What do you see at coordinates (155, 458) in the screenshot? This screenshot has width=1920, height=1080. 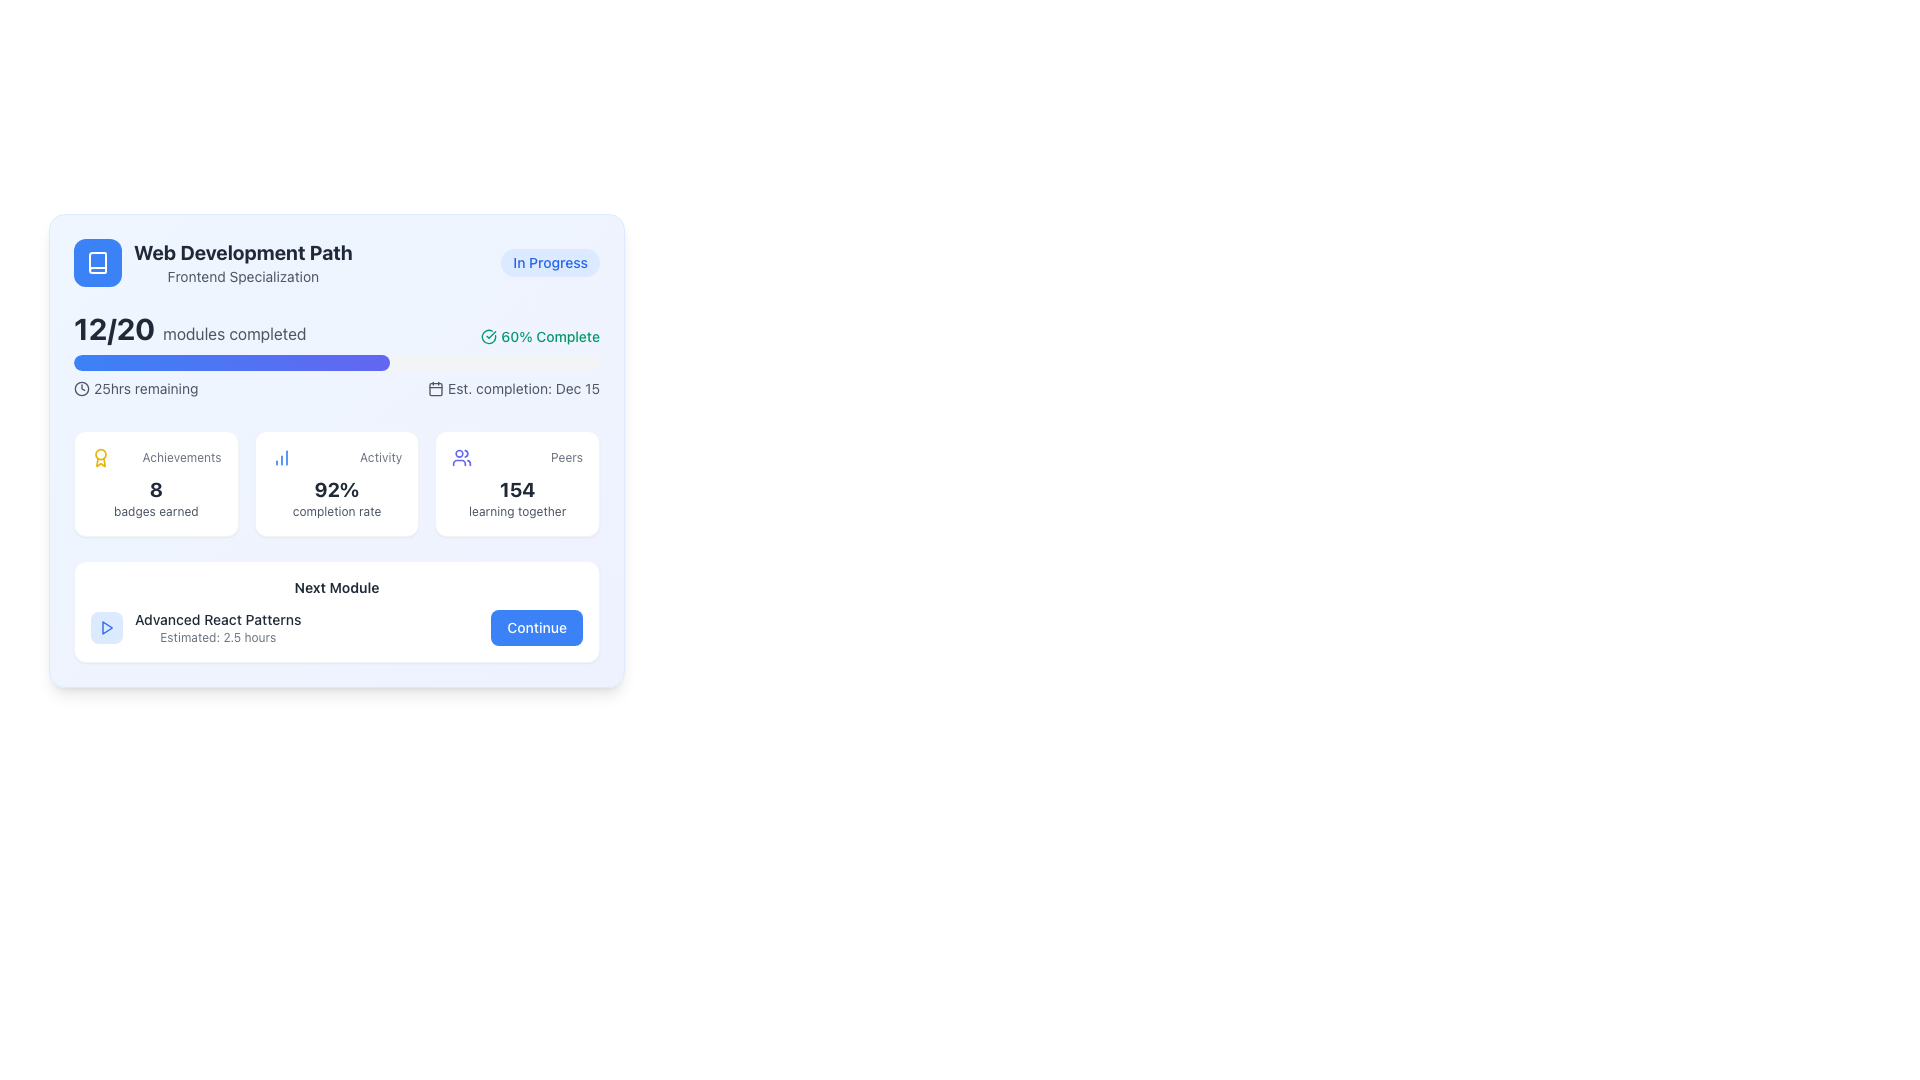 I see `text 'Achievements' from the label located in the top-left corner of the achievements section within the dashboard card` at bounding box center [155, 458].